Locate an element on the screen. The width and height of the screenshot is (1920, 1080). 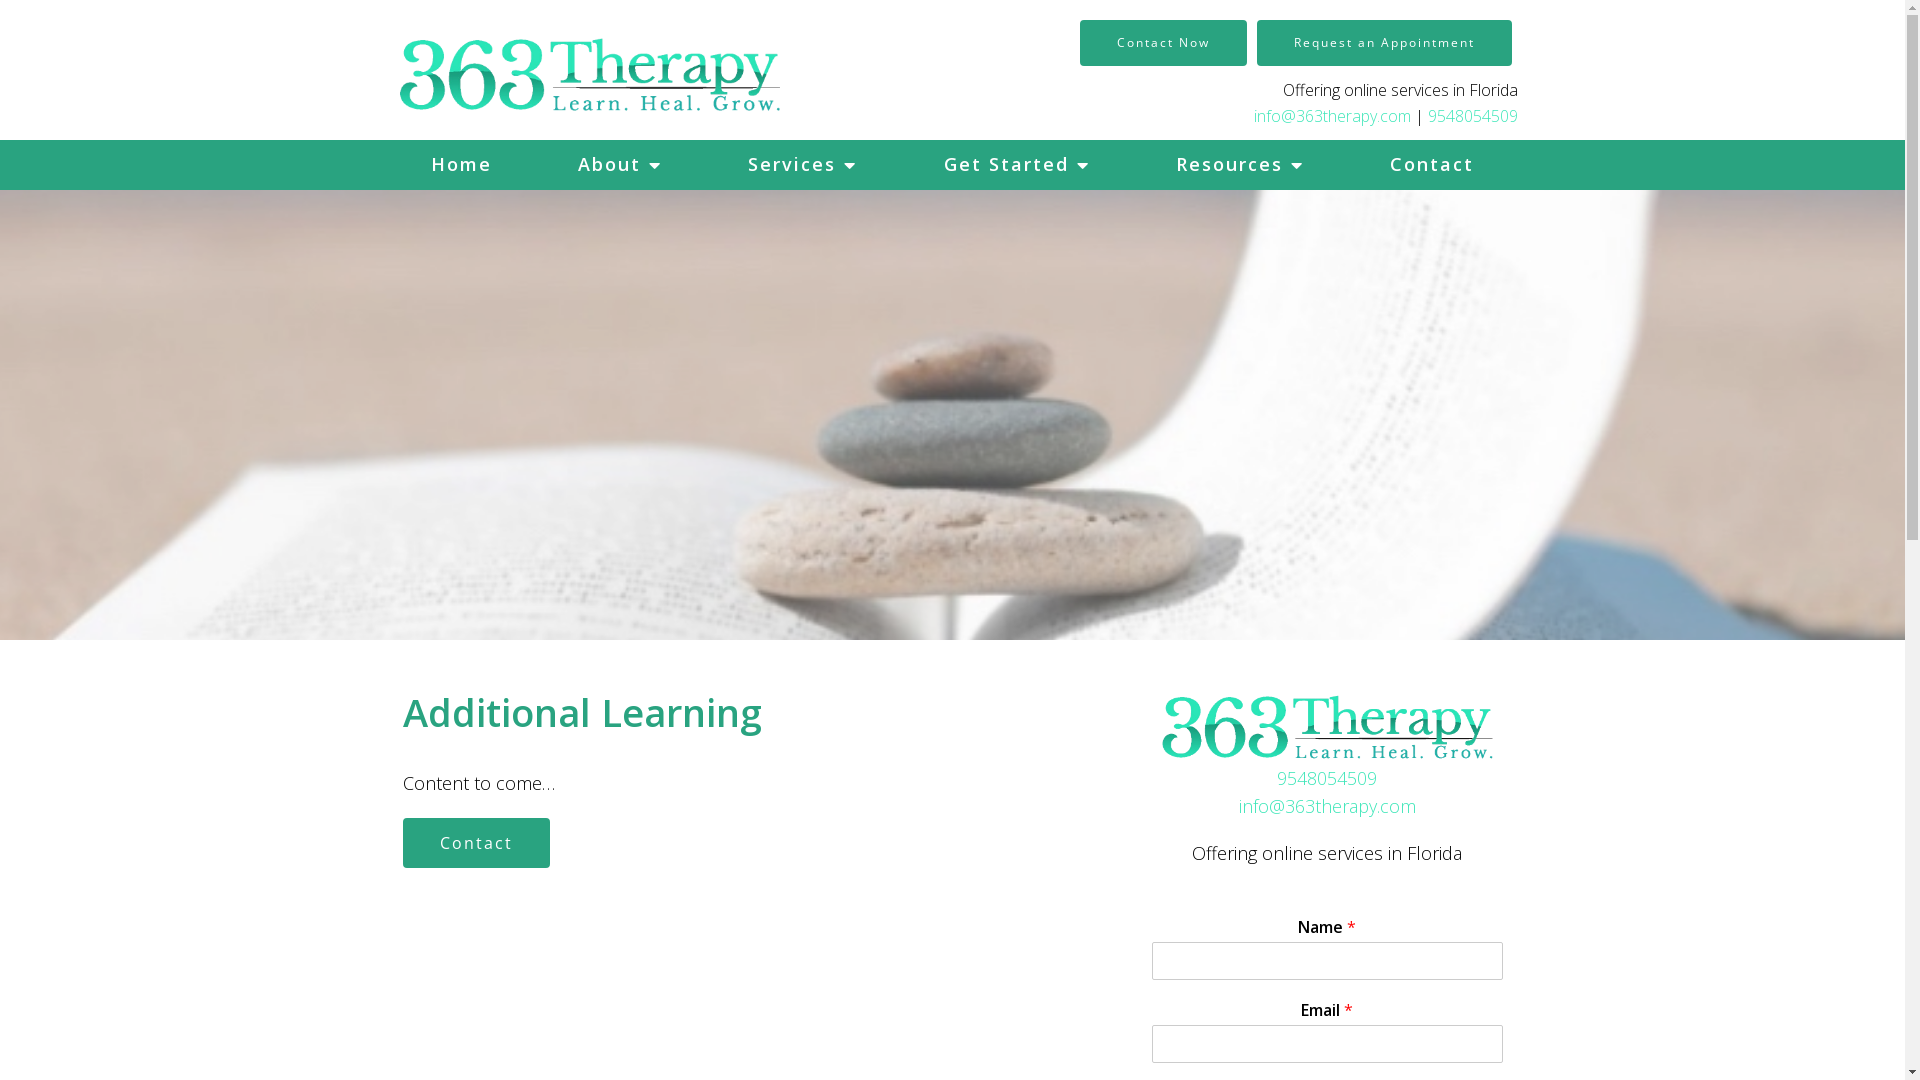
'Request an Appointment' is located at coordinates (1255, 42).